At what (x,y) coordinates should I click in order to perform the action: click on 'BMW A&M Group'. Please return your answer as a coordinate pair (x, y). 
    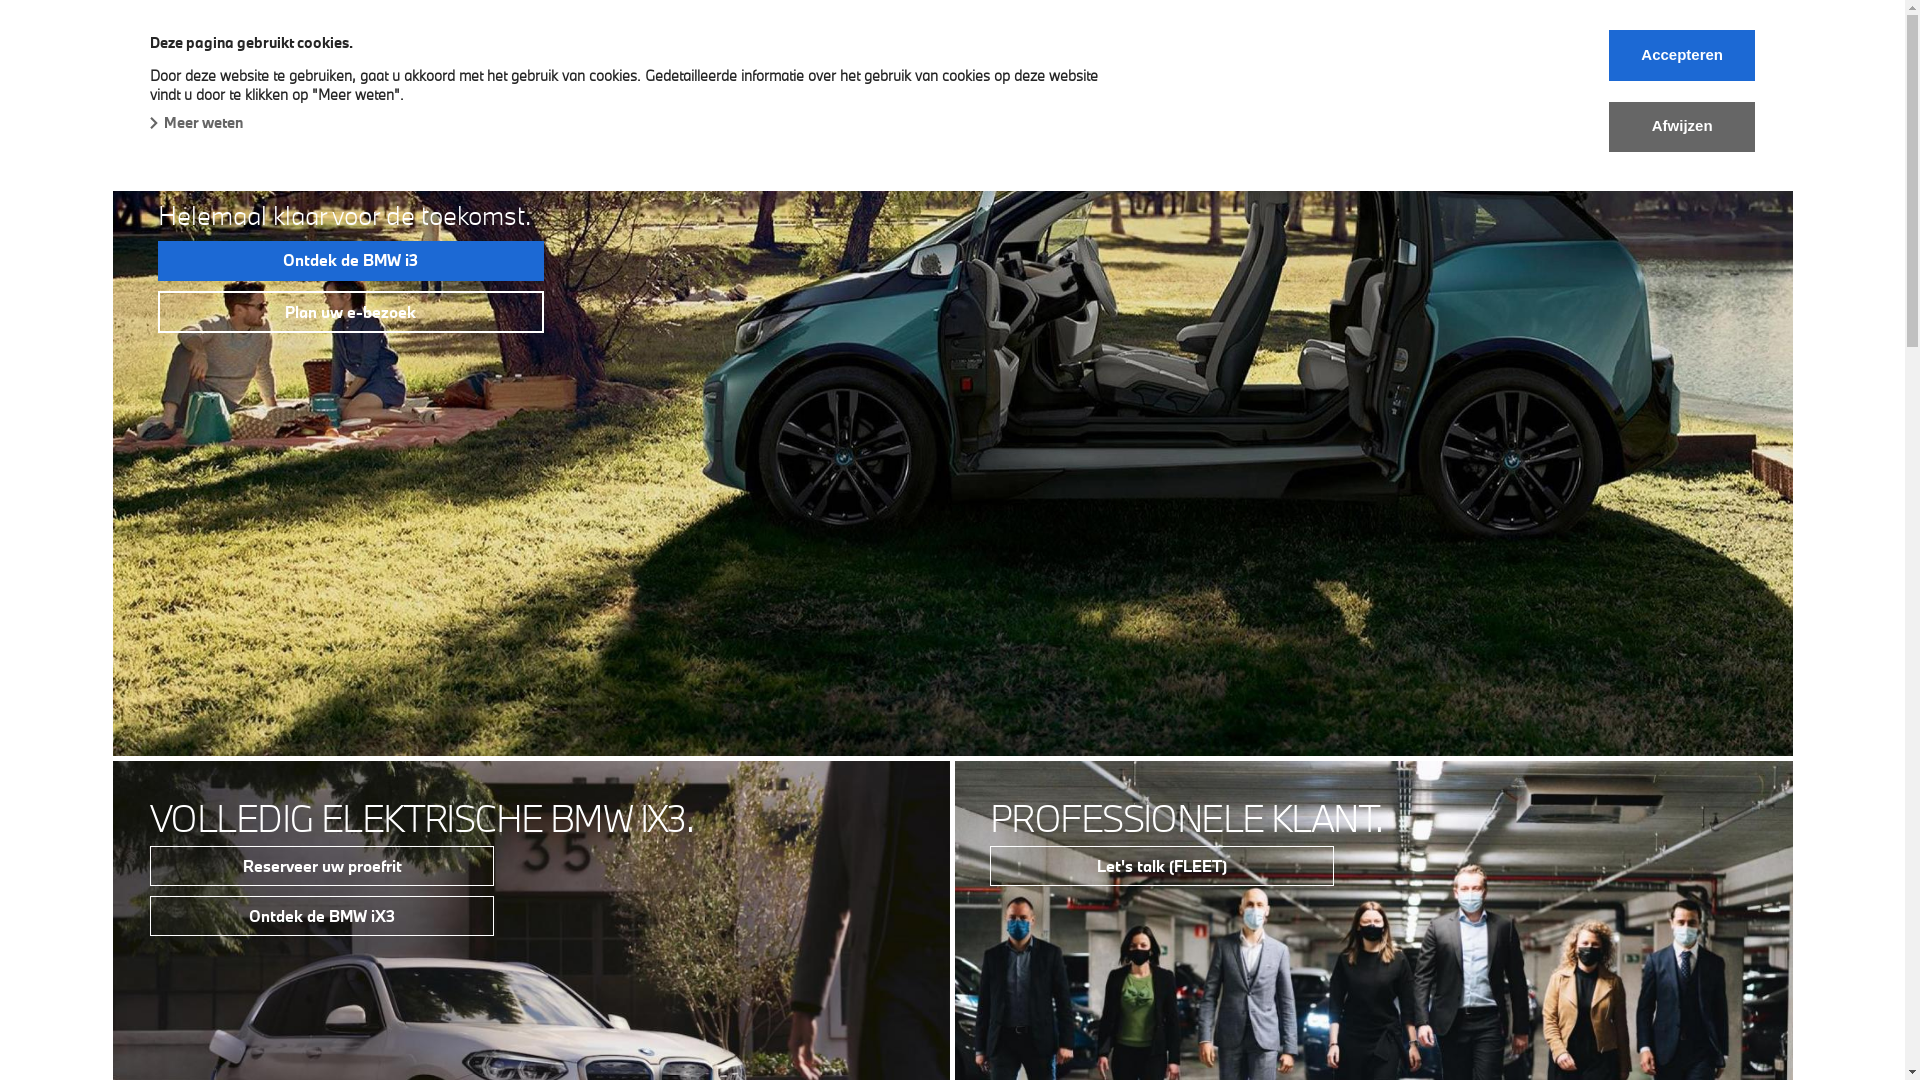
    Looking at the image, I should click on (216, 42).